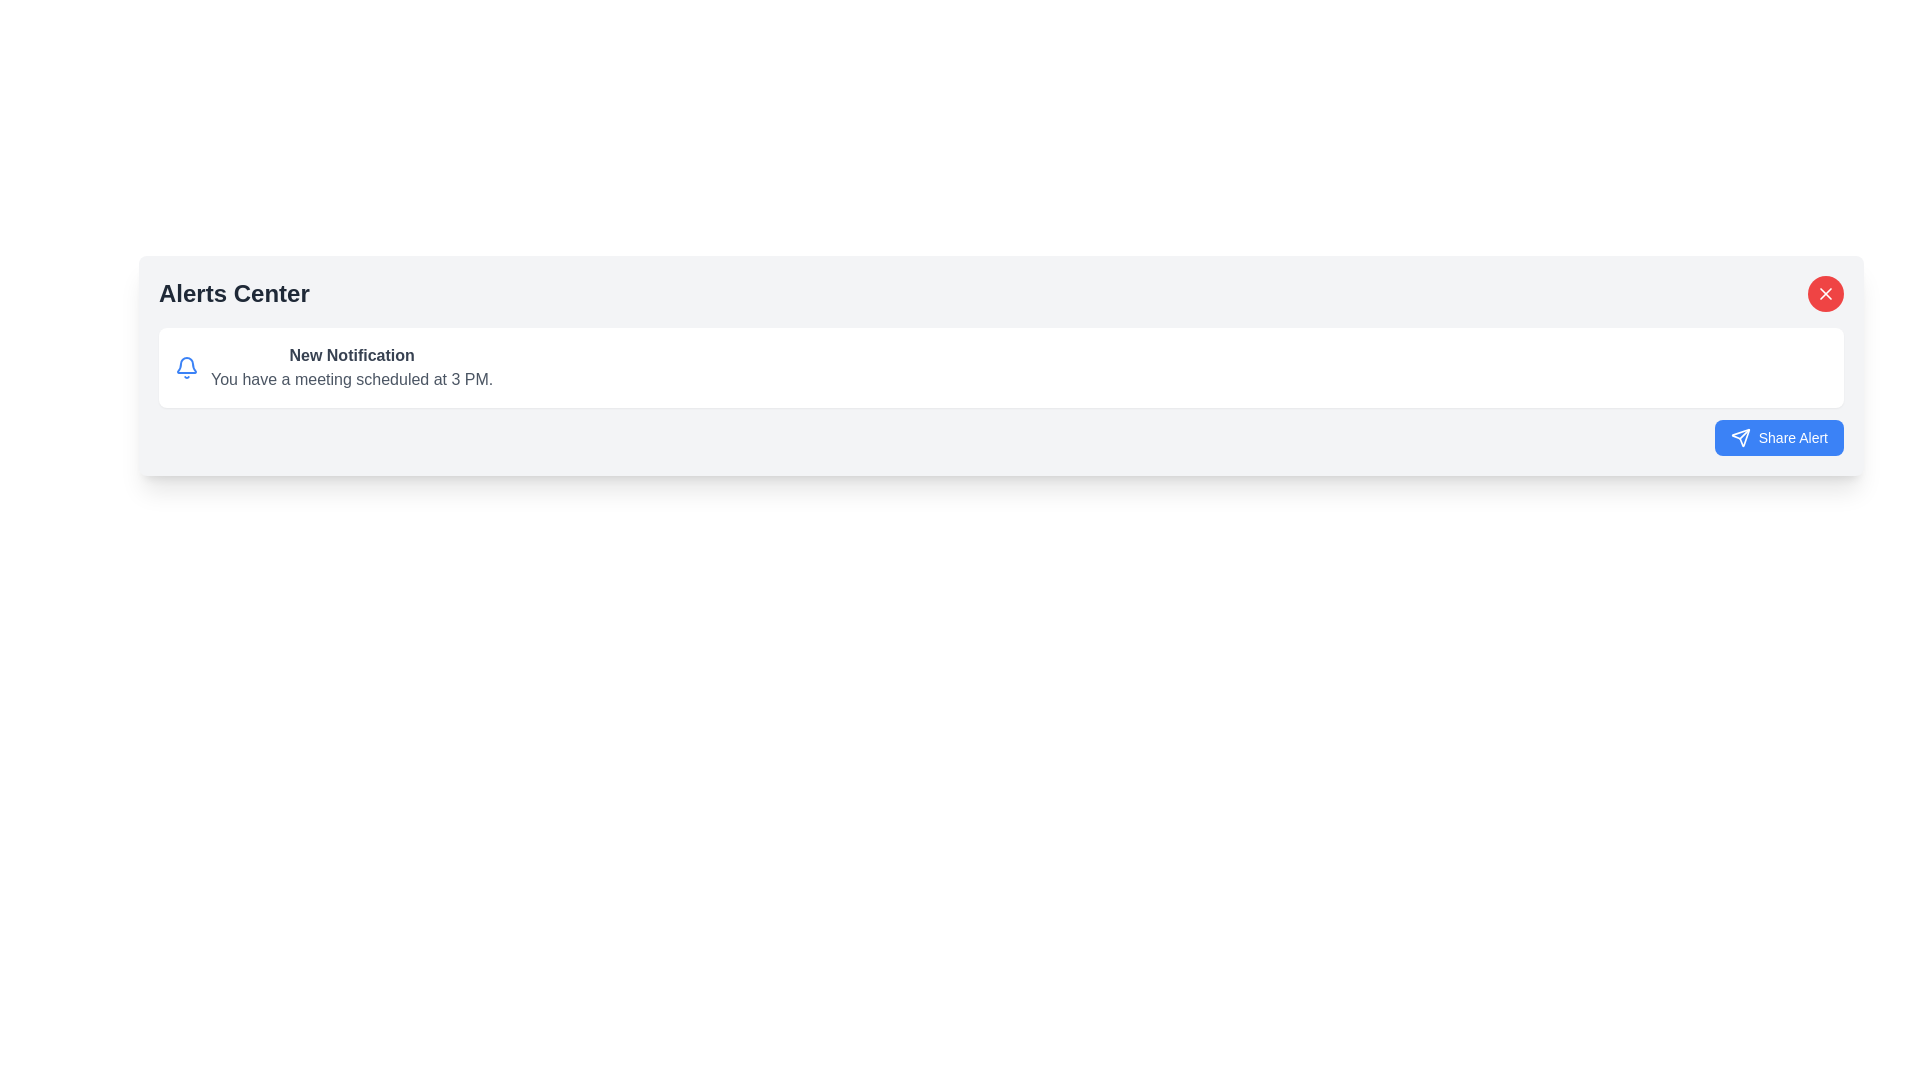 The width and height of the screenshot is (1920, 1080). Describe the element at coordinates (352, 354) in the screenshot. I see `the 'New Notification' text label, which is styled with a bold font and colored gray, positioned at the upper part of the notification card layout` at that location.